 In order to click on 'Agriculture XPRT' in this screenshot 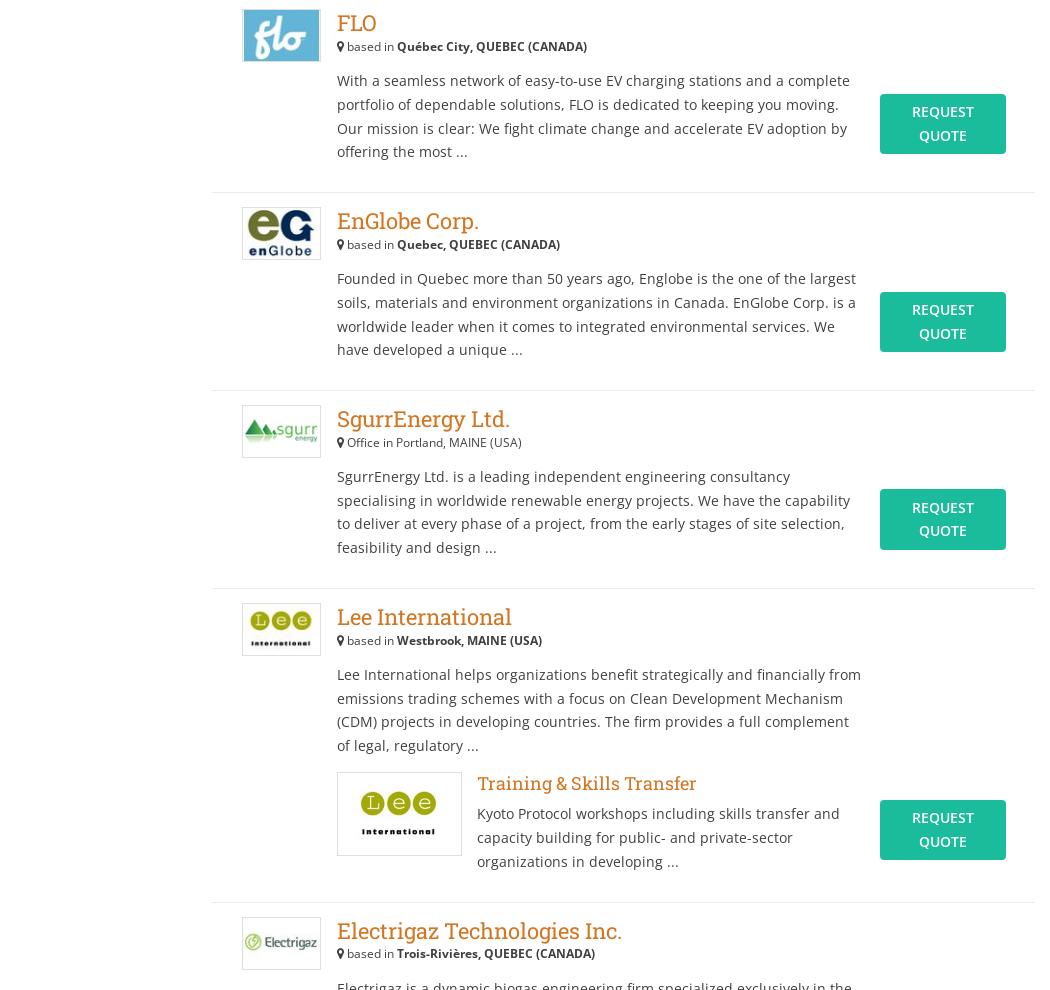, I will do `click(693, 98)`.